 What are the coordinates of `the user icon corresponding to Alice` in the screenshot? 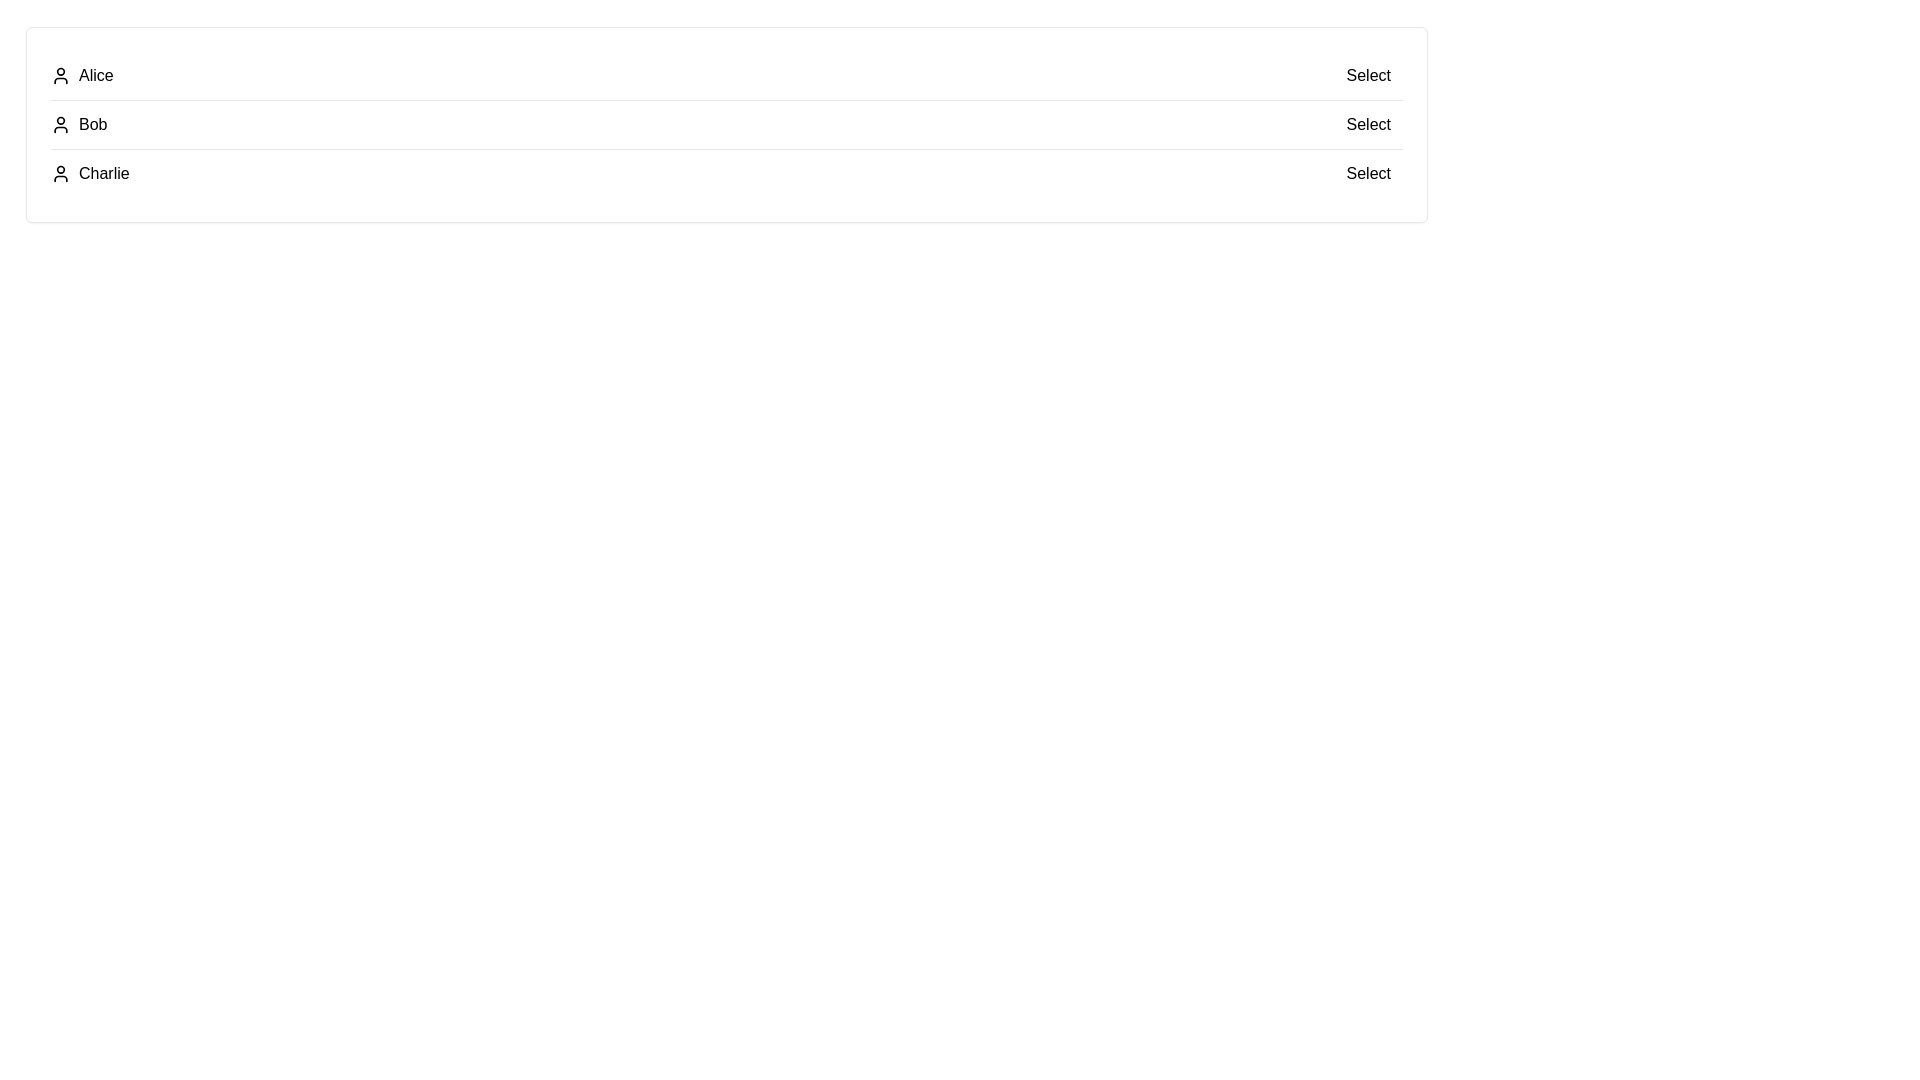 It's located at (61, 75).